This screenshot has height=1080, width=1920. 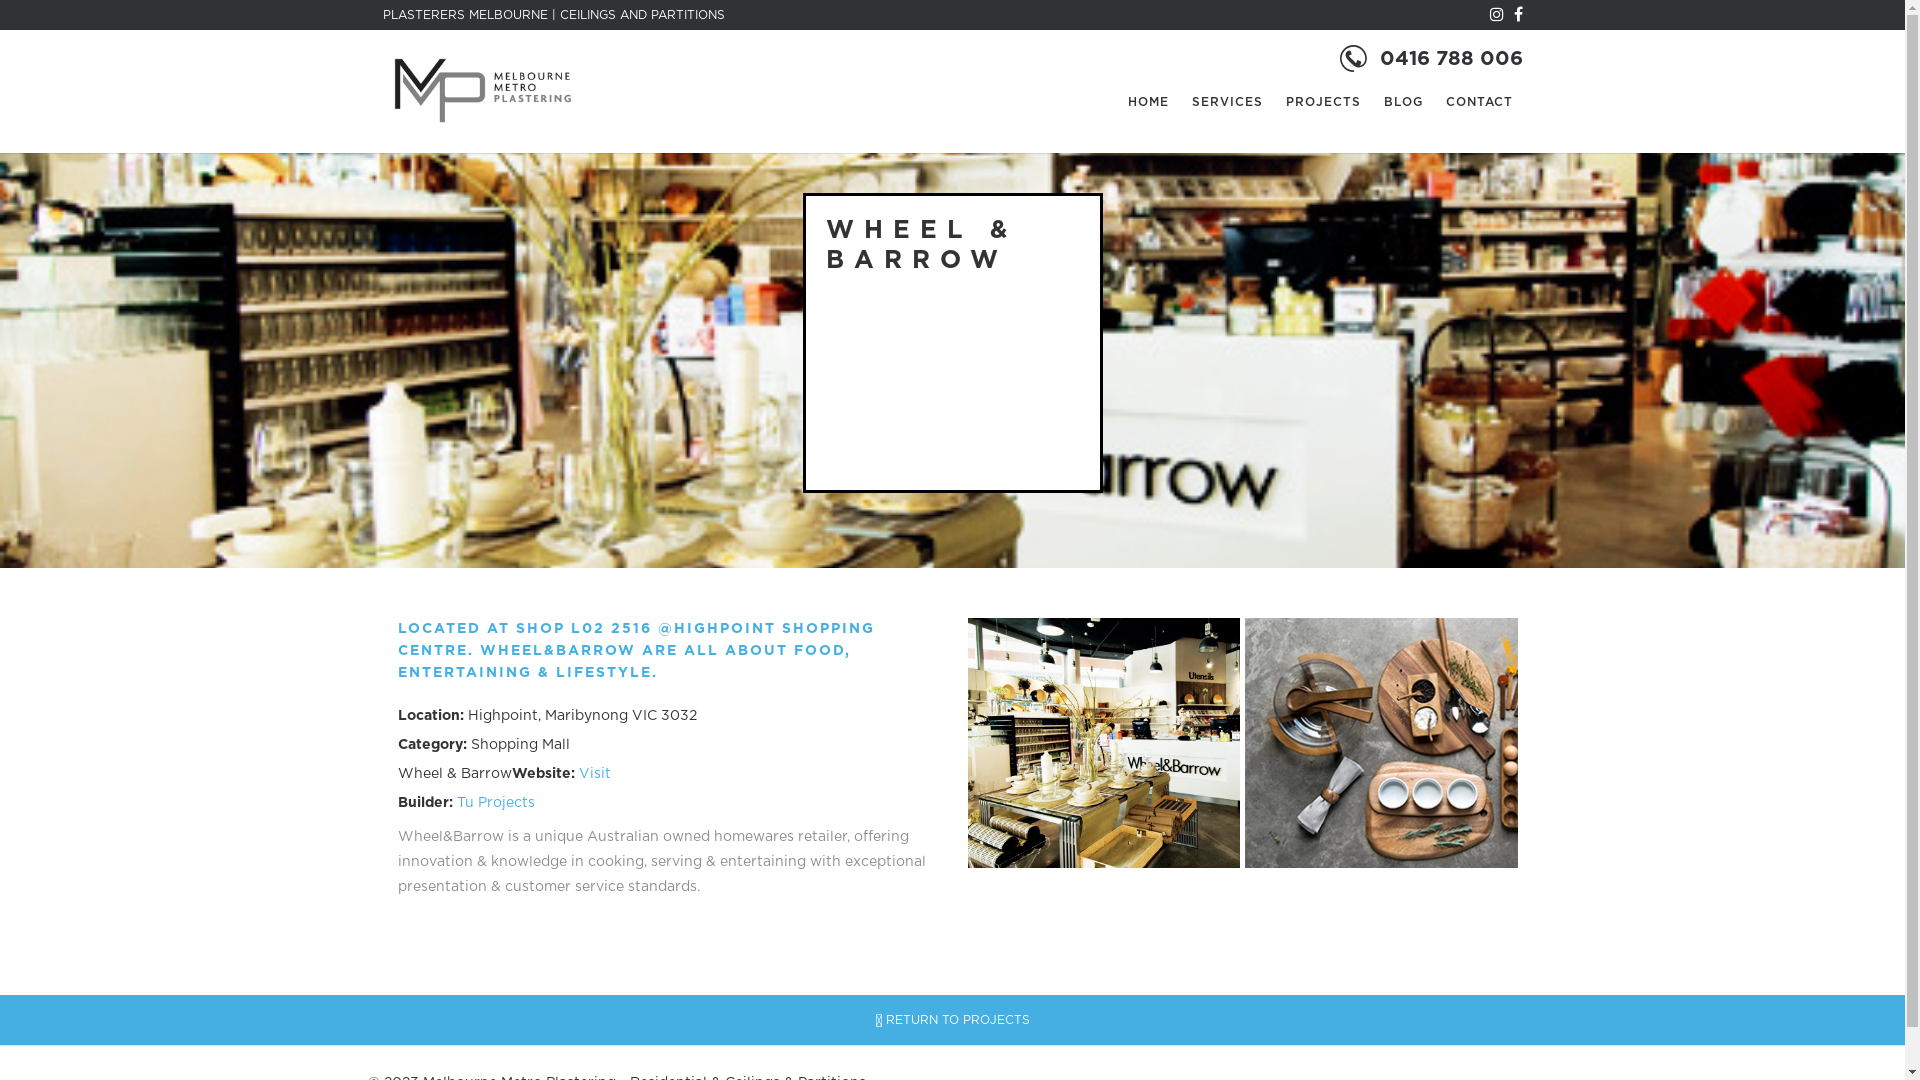 I want to click on 'CONTACT', so click(x=1479, y=101).